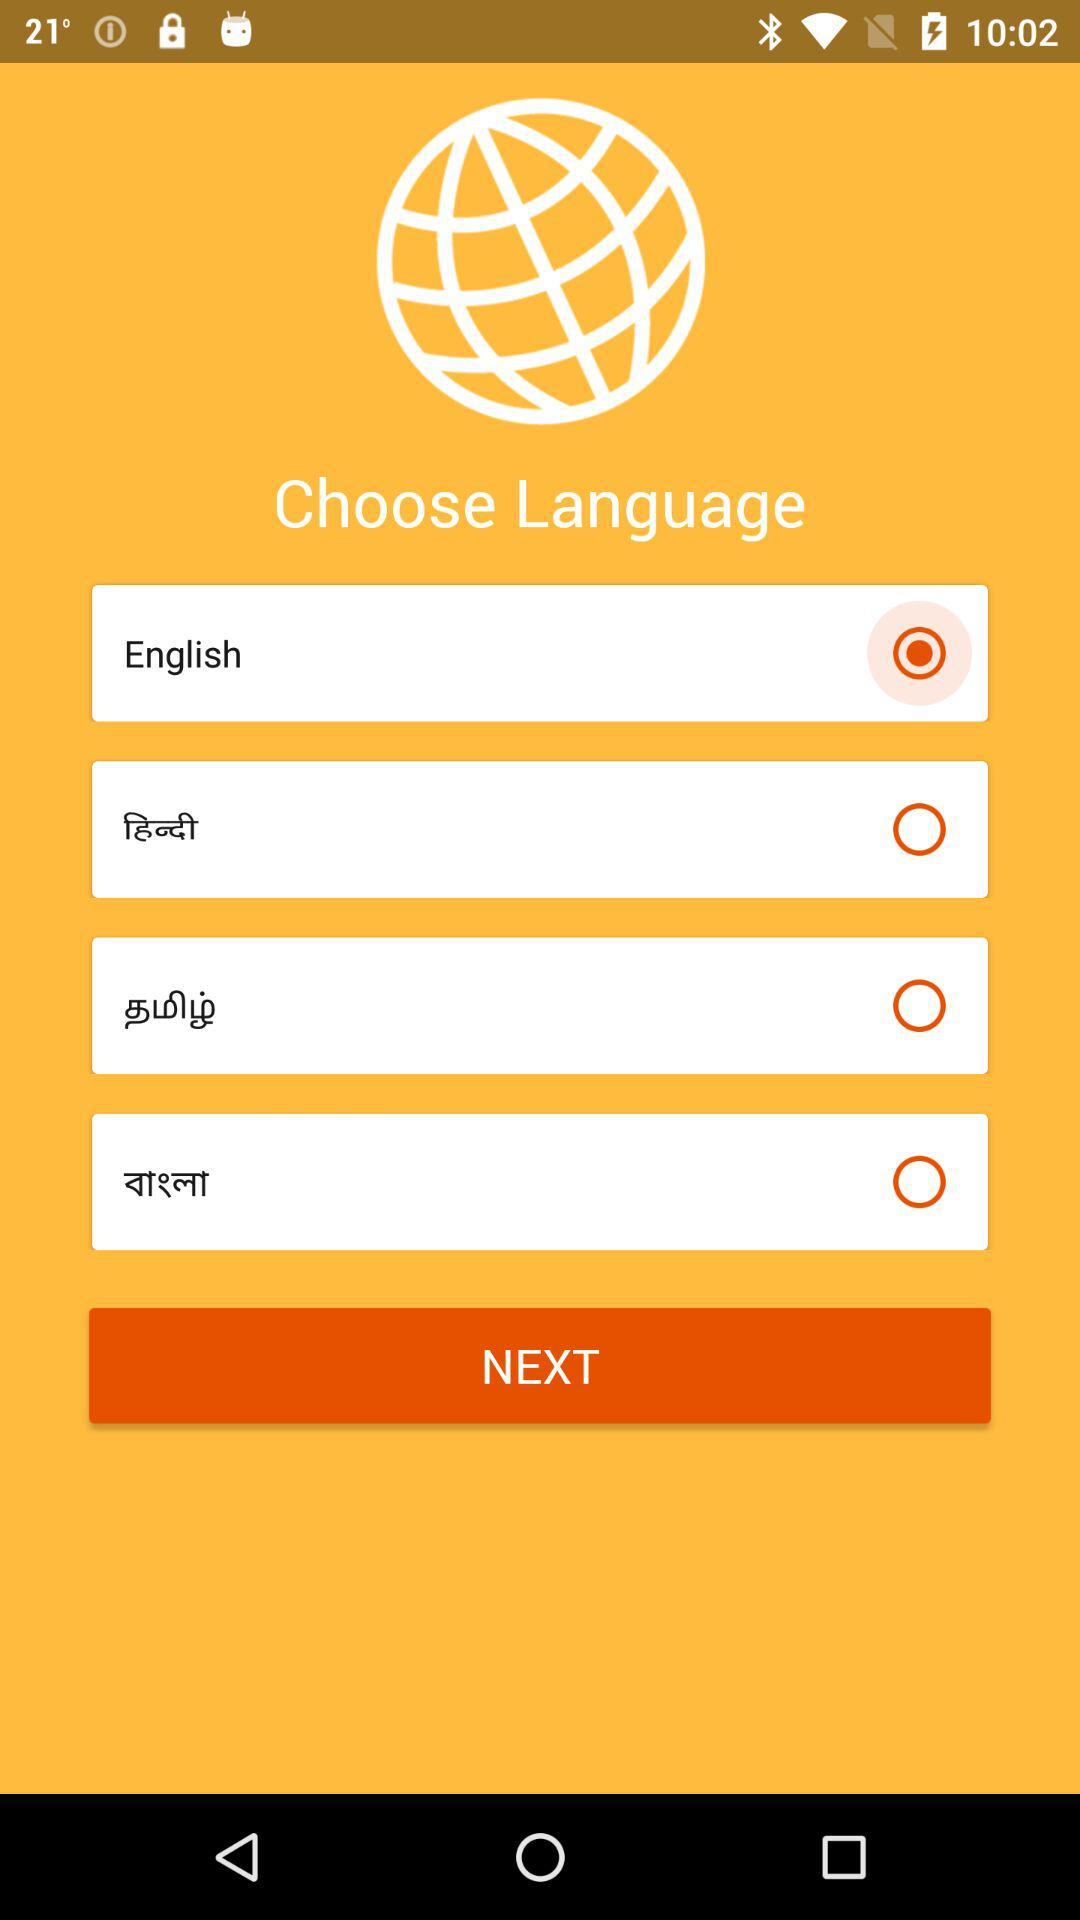  Describe the element at coordinates (496, 653) in the screenshot. I see `icon below the choose language item` at that location.